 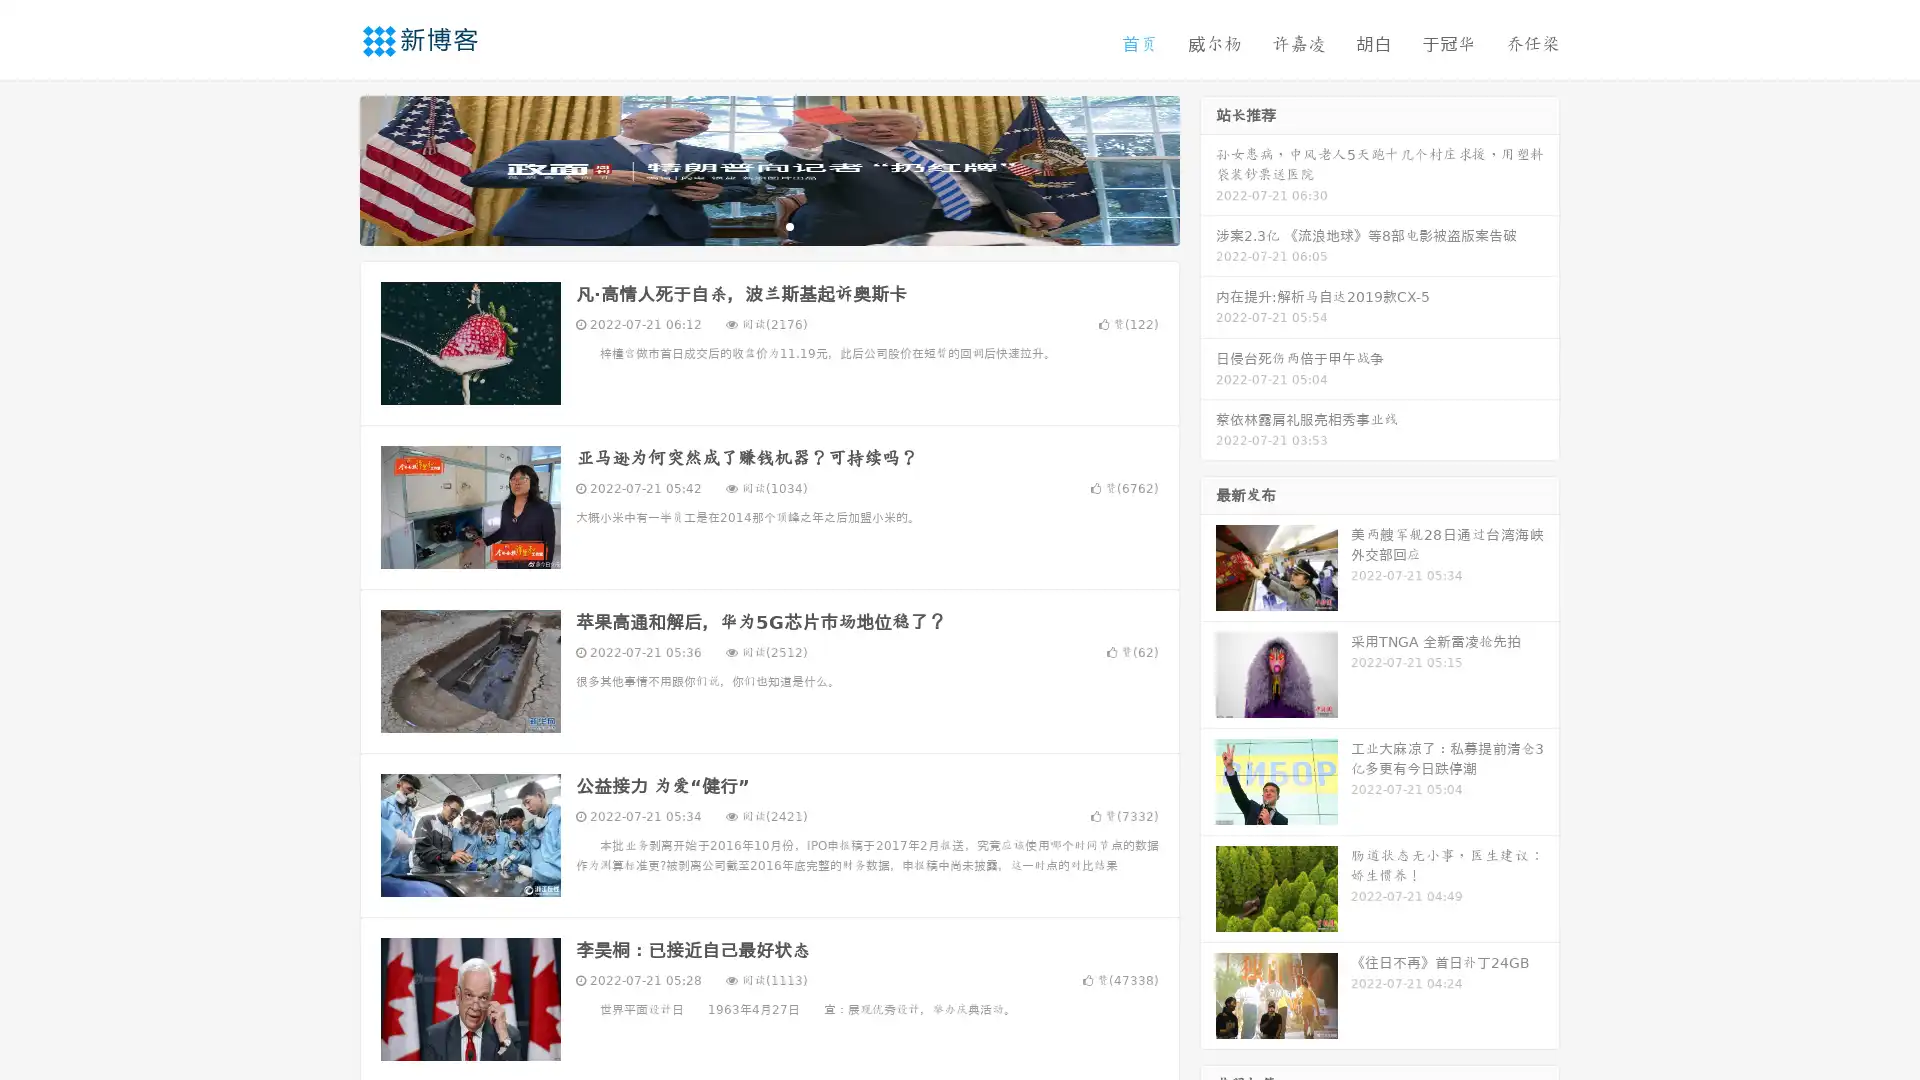 What do you see at coordinates (768, 225) in the screenshot?
I see `Go to slide 2` at bounding box center [768, 225].